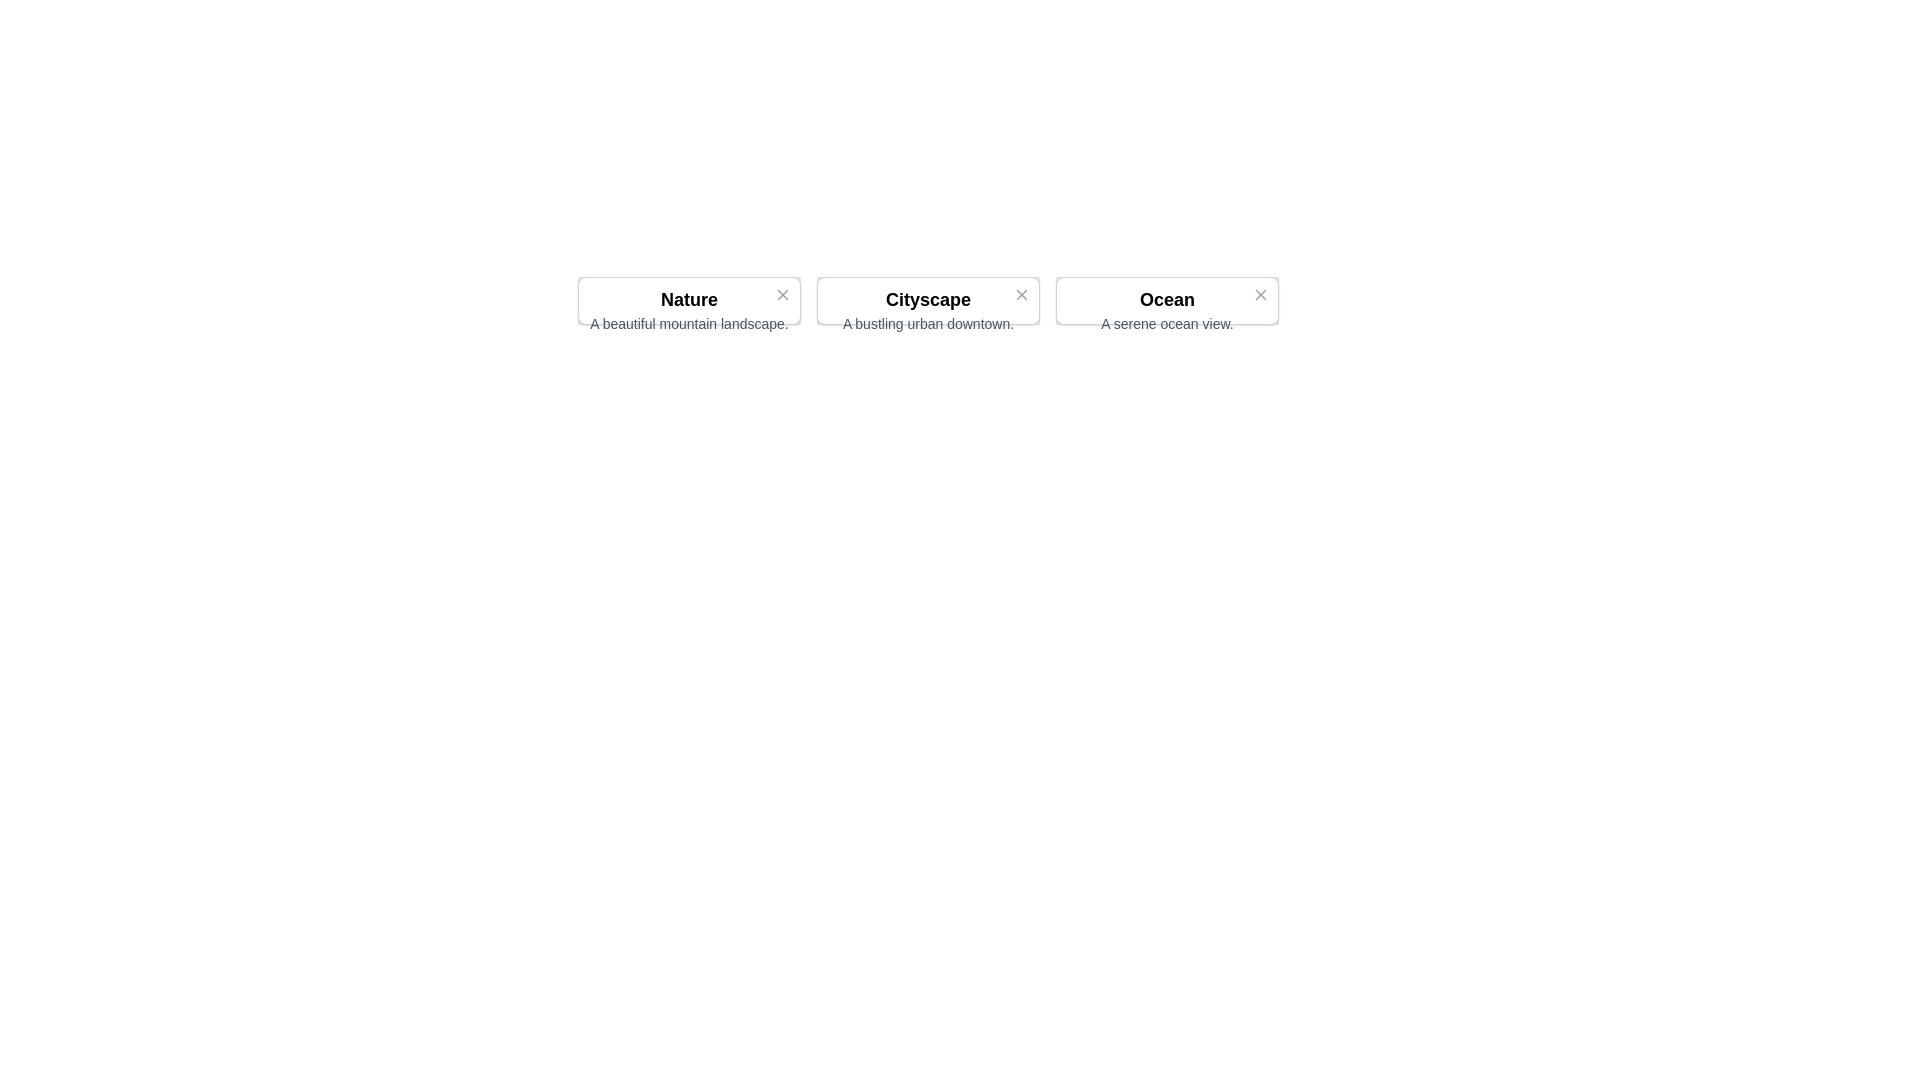 The height and width of the screenshot is (1080, 1920). I want to click on text label 'Ocean' which is prominently displayed in large, bold black font as part of a navigation bar, positioned third from the left with a description below it, so click(1167, 300).